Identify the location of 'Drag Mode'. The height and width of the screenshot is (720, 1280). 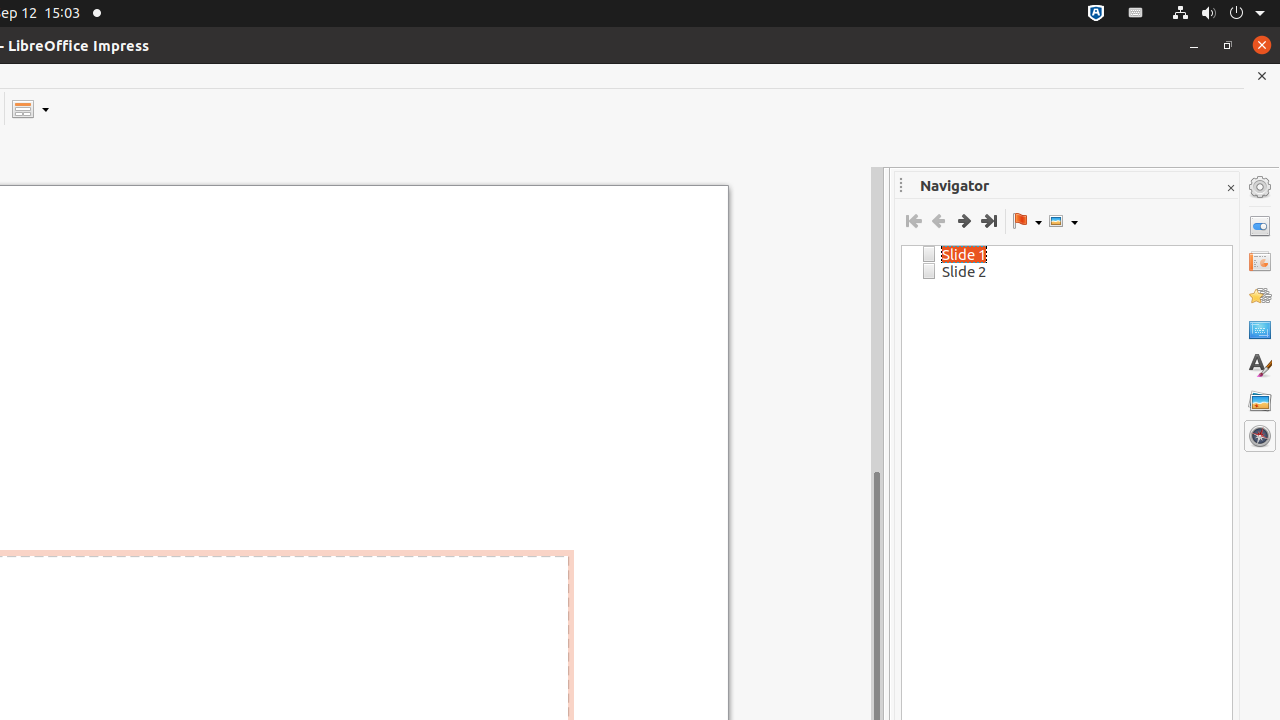
(1026, 221).